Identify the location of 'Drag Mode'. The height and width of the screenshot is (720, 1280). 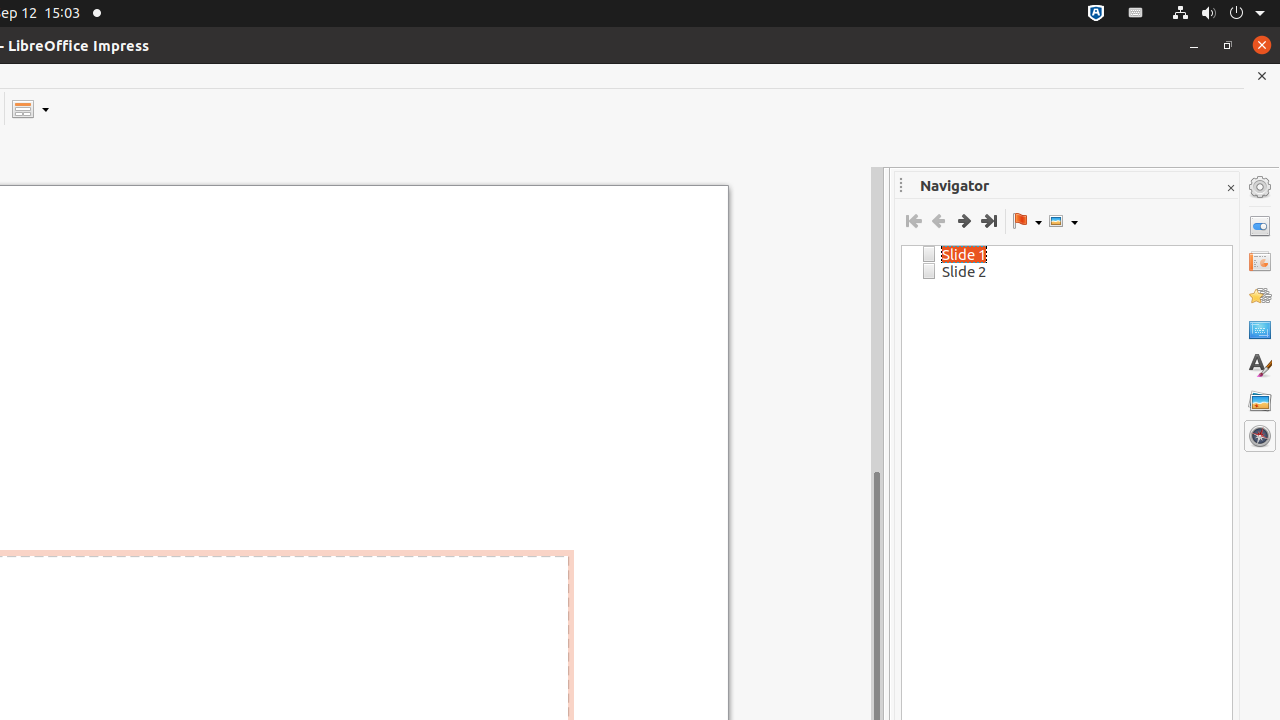
(1026, 221).